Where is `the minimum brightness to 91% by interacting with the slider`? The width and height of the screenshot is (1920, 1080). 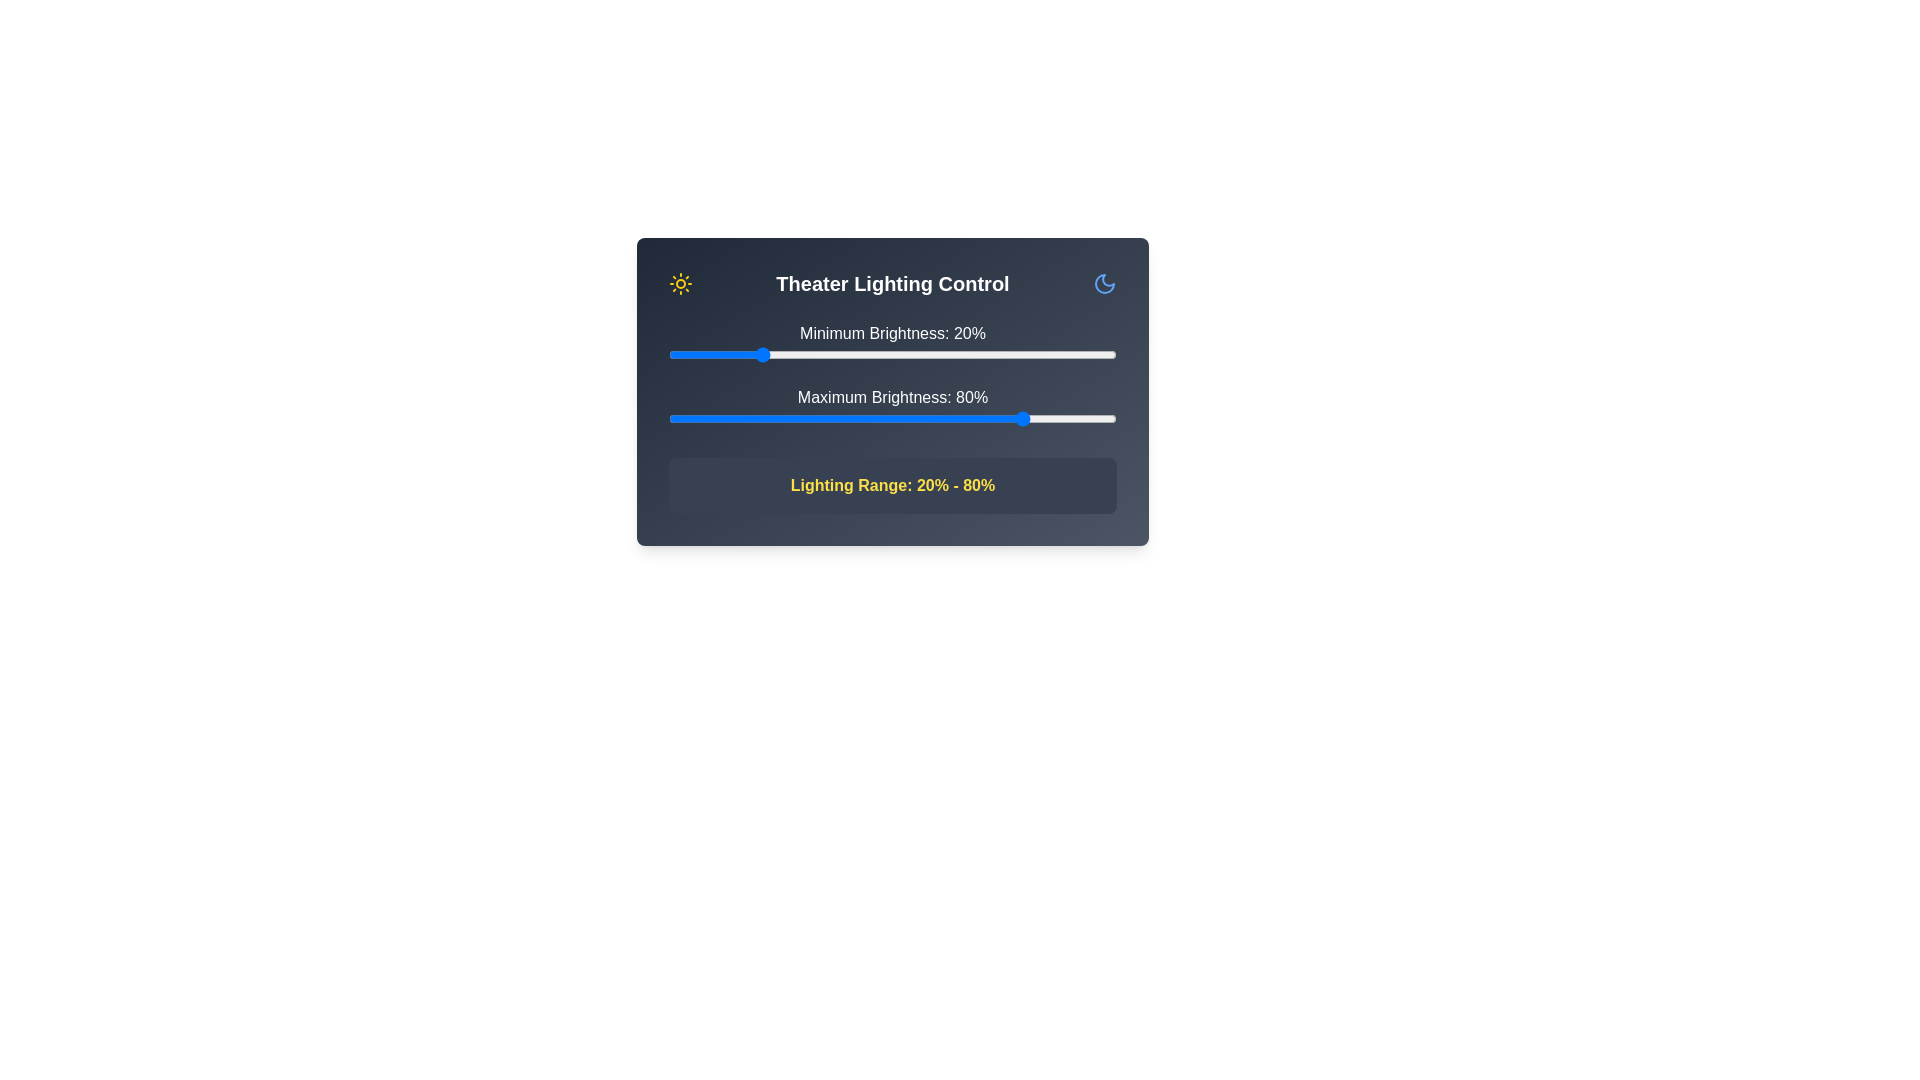 the minimum brightness to 91% by interacting with the slider is located at coordinates (1075, 353).